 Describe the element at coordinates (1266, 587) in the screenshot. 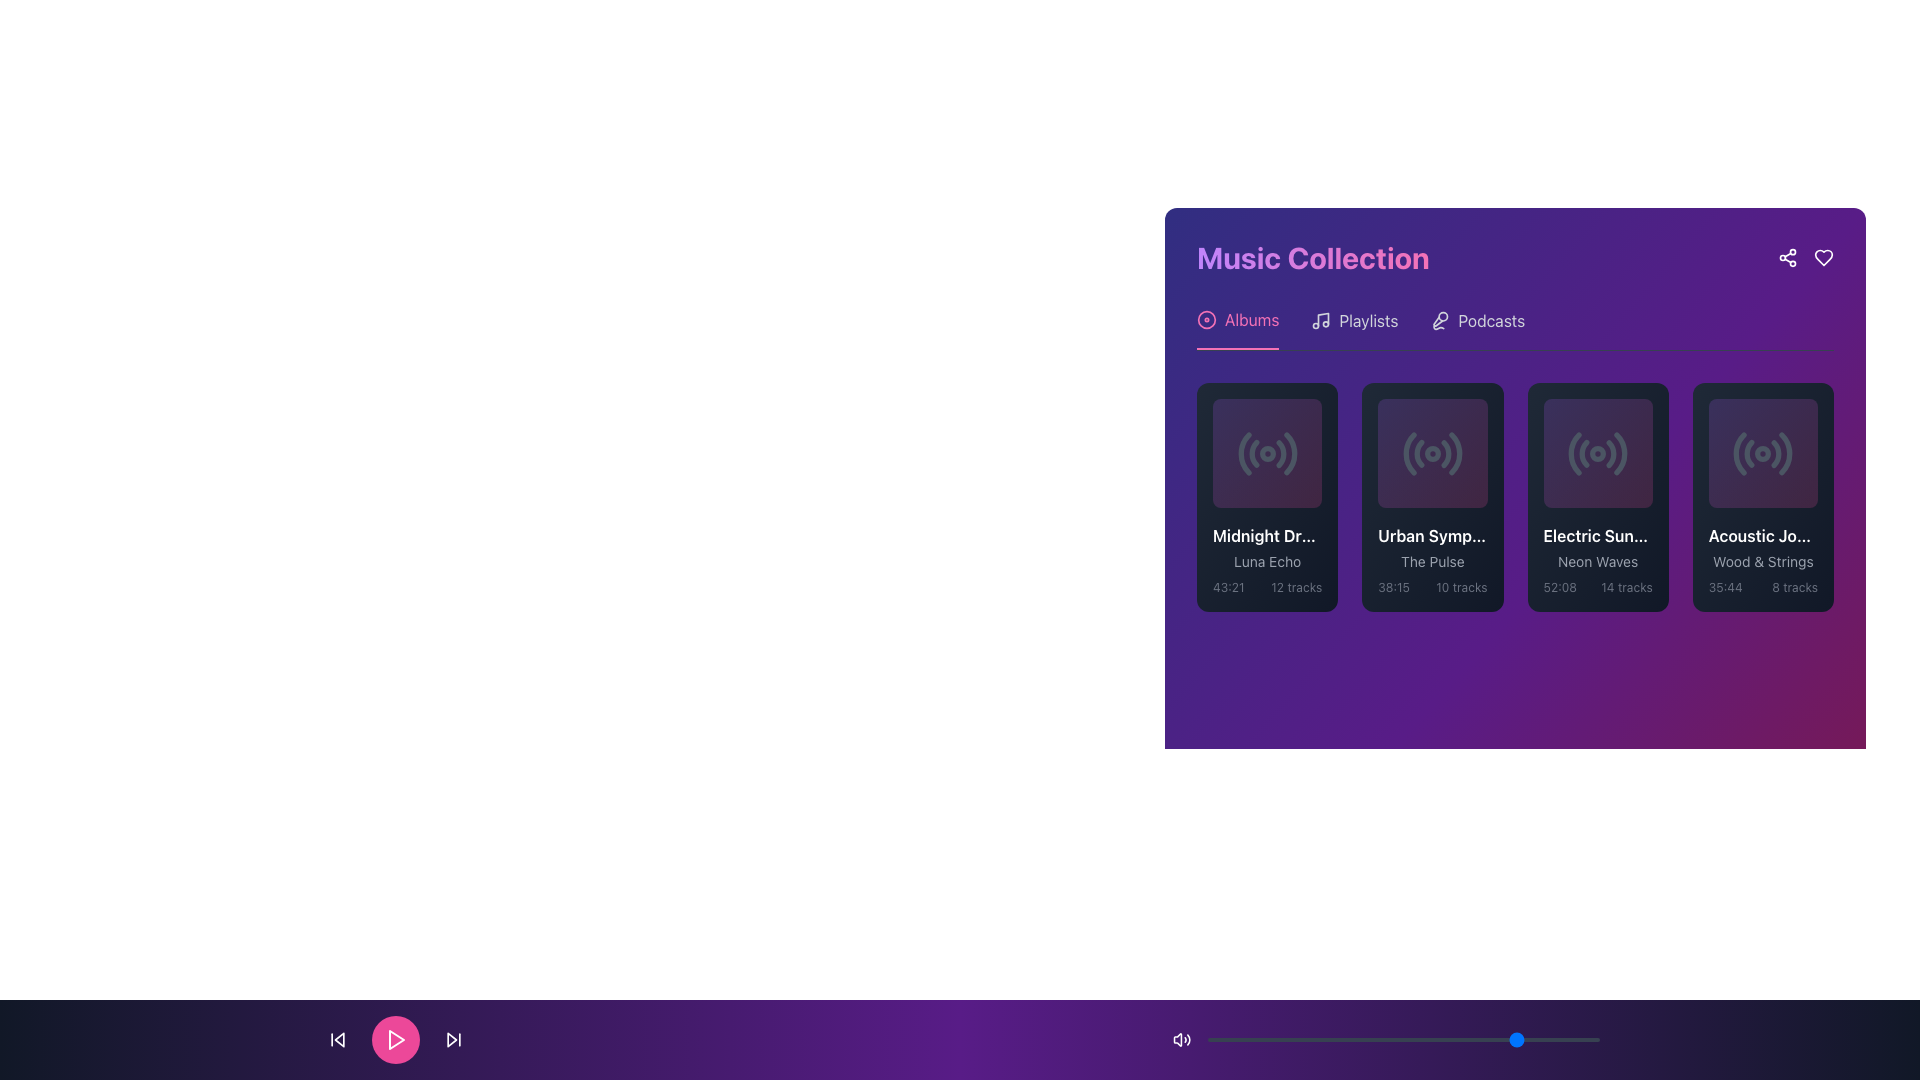

I see `metadata displayed in the text segment showing '43:21' and '12 tracks' within the card labeled 'Midnight Dreams' and 'Luna Echo'` at that location.